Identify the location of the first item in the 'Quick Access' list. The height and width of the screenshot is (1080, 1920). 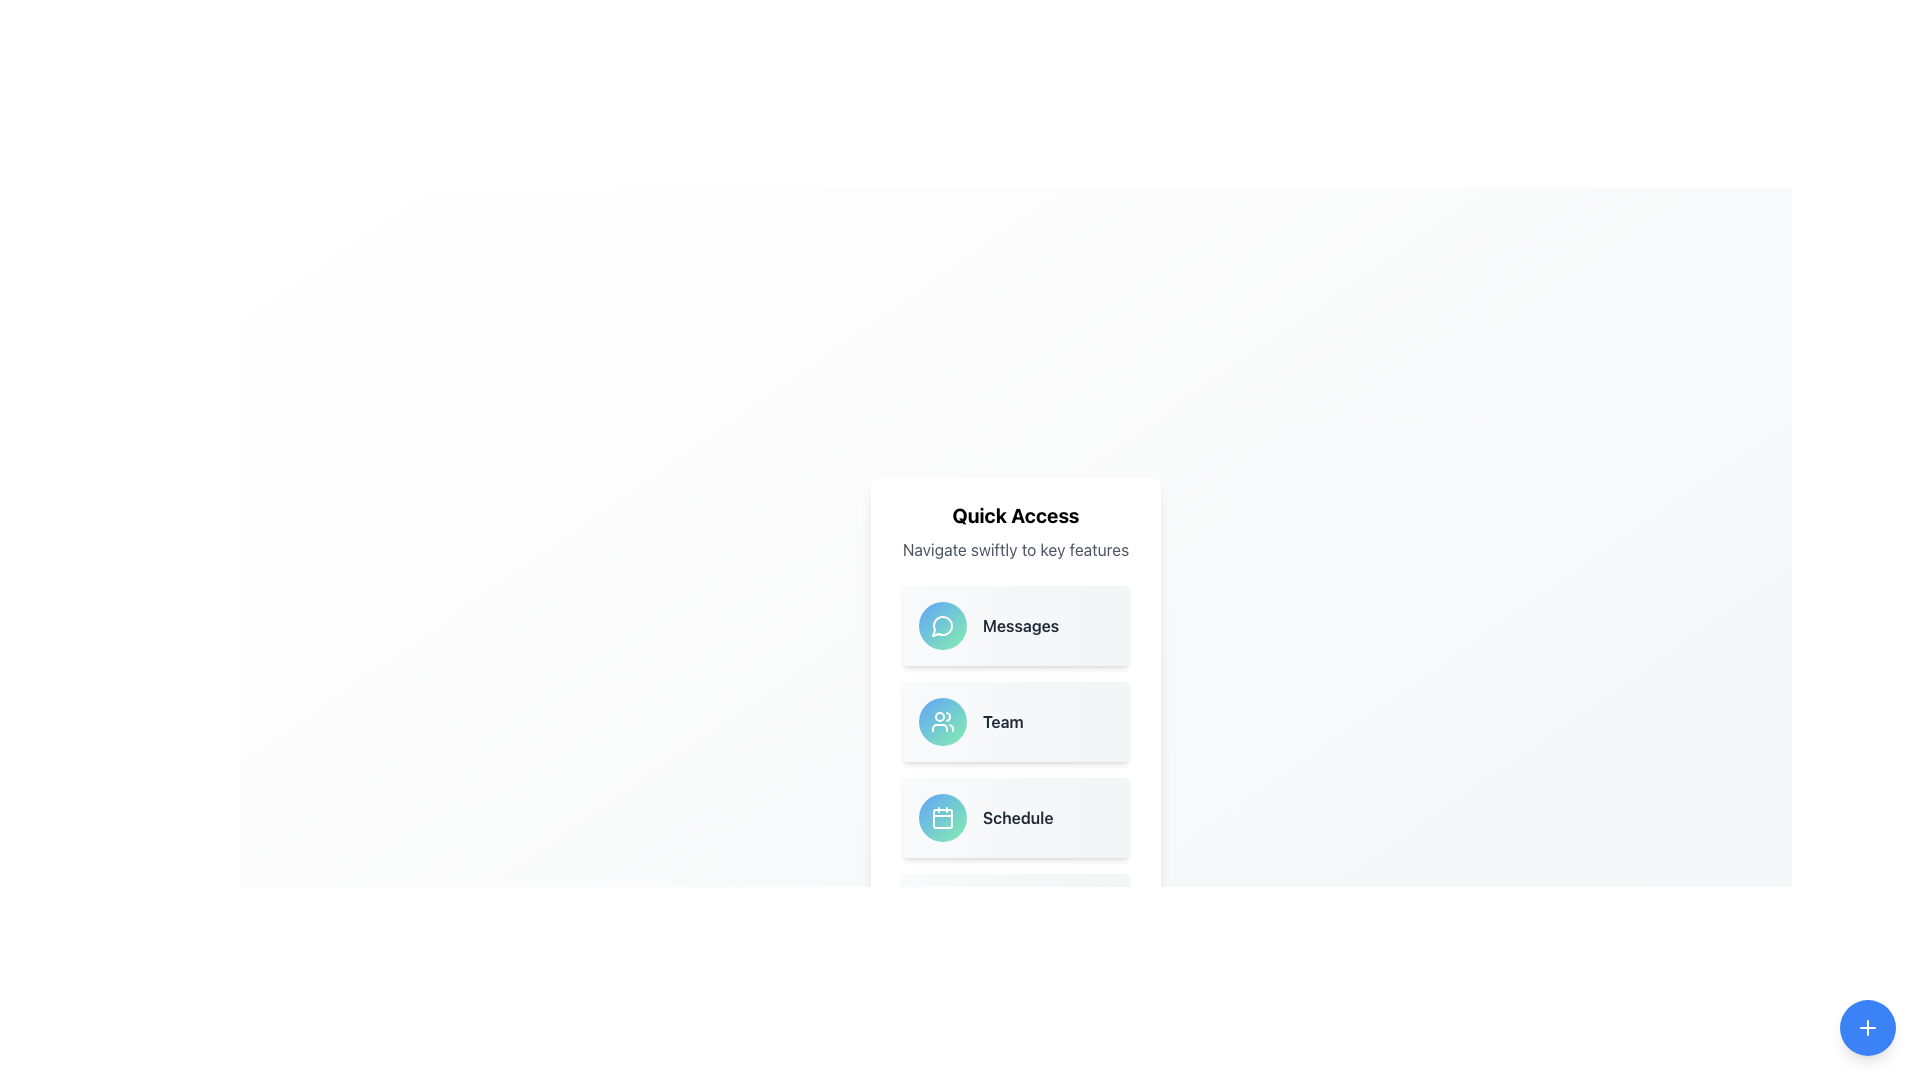
(1016, 624).